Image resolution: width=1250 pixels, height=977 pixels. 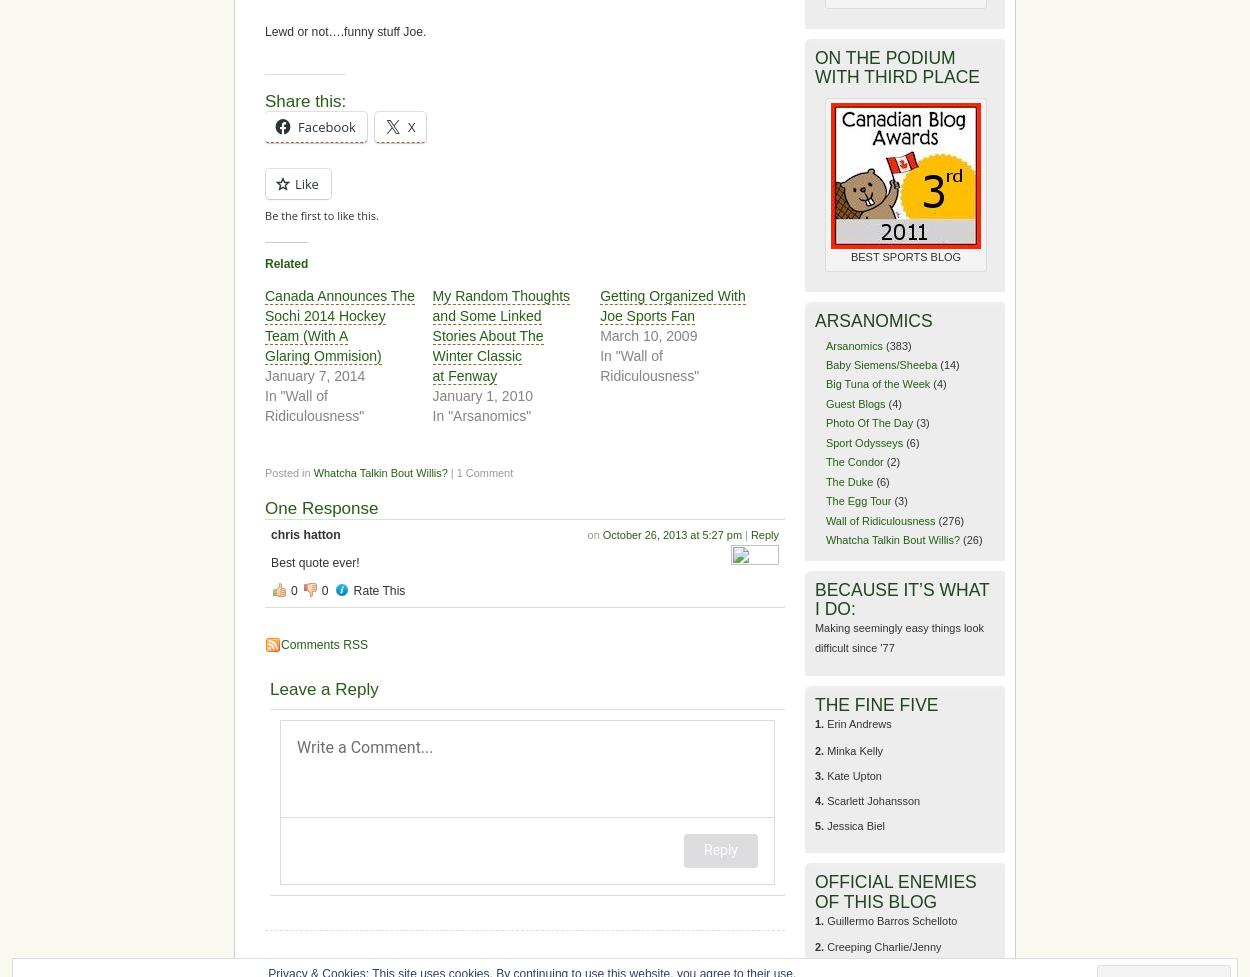 What do you see at coordinates (672, 533) in the screenshot?
I see `'October 26, 2013 at 5:27 pm'` at bounding box center [672, 533].